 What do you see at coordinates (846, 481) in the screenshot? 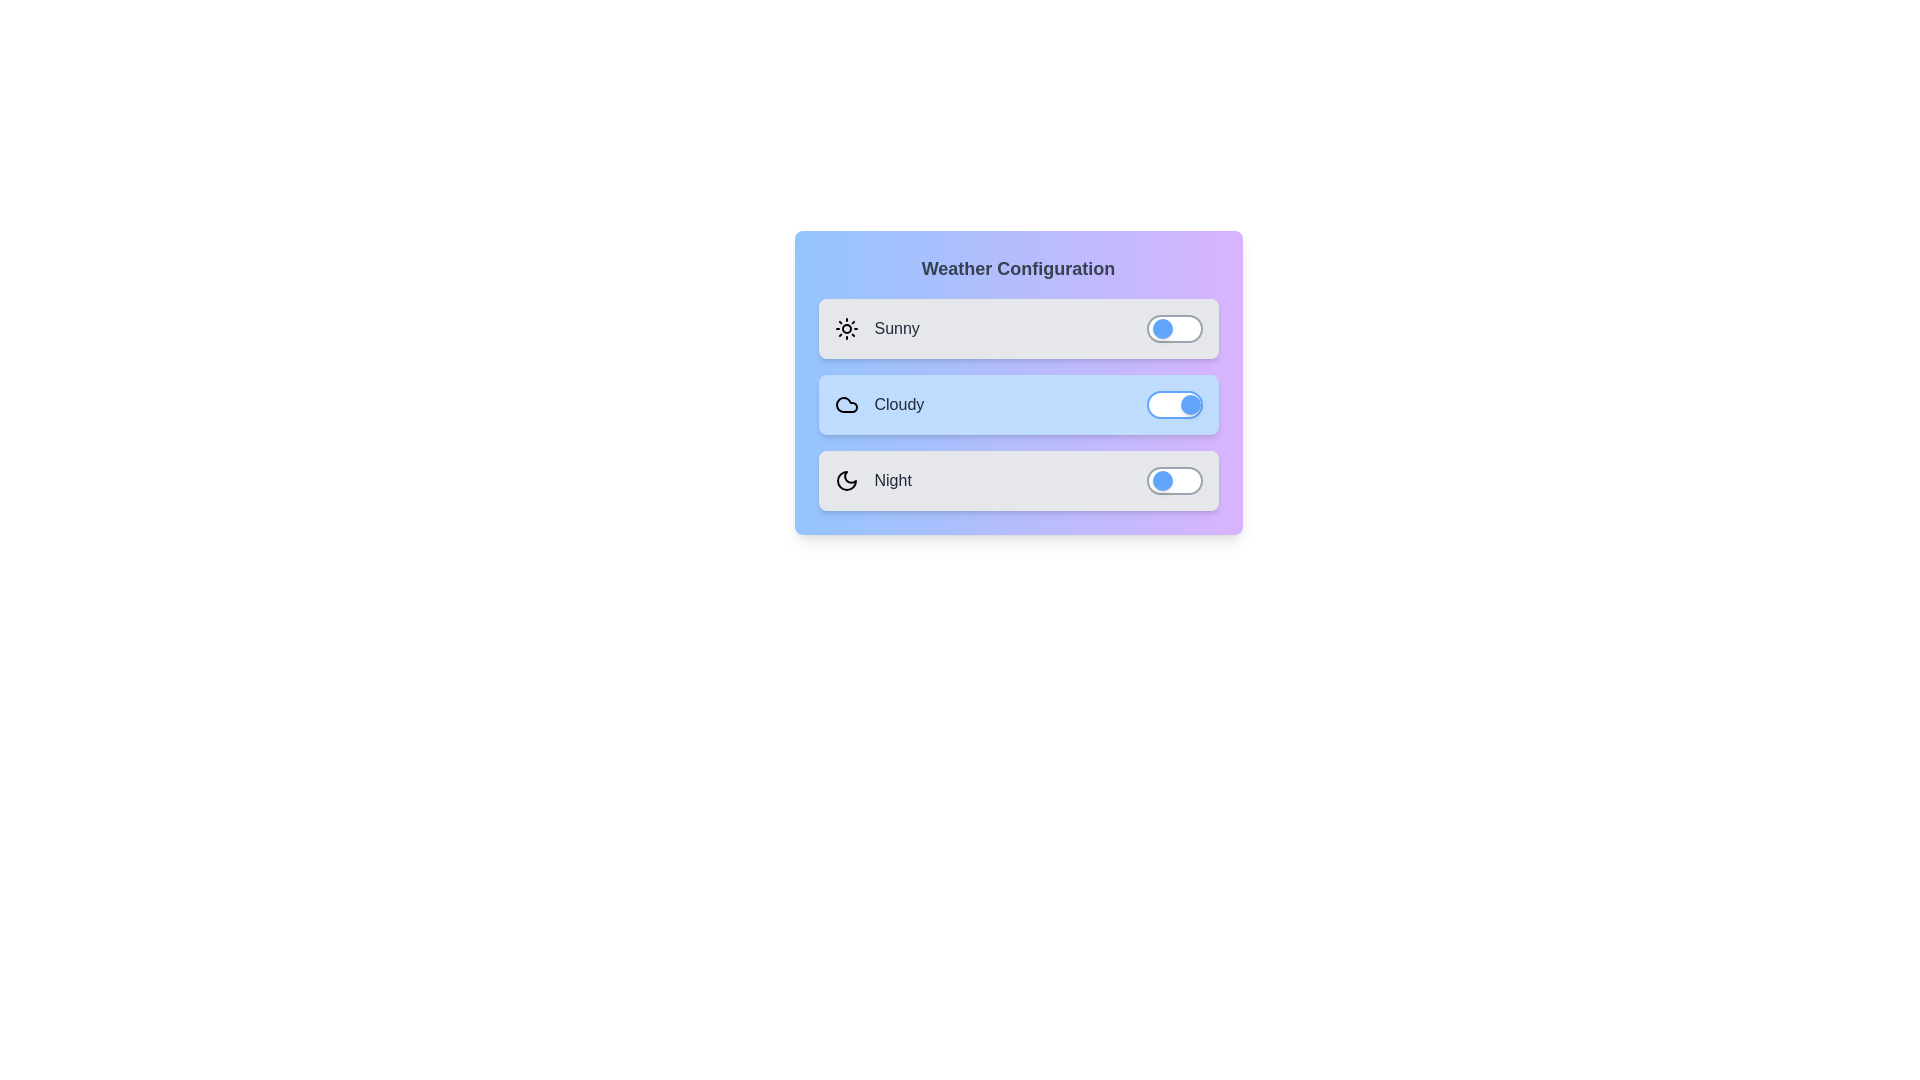
I see `the icon for the Night weather option to toggle its state` at bounding box center [846, 481].